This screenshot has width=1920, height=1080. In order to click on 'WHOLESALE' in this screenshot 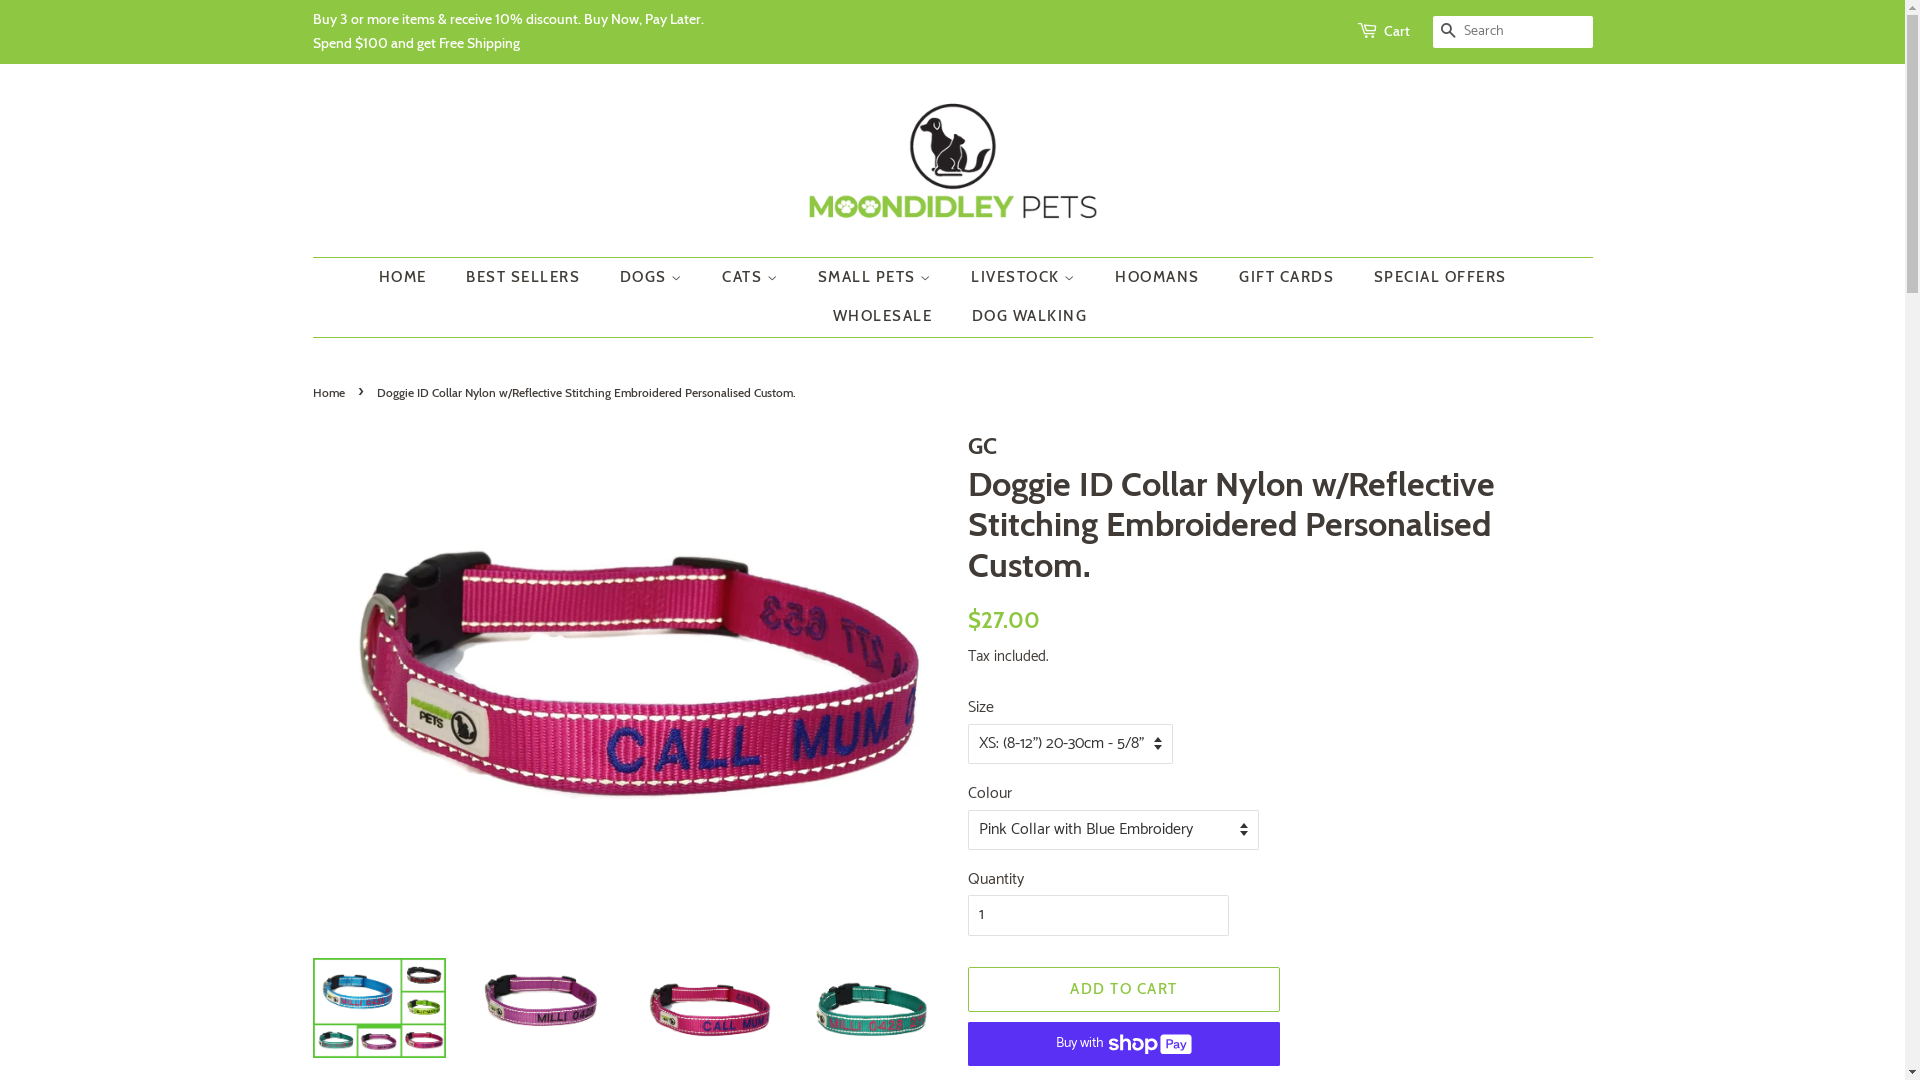, I will do `click(884, 315)`.